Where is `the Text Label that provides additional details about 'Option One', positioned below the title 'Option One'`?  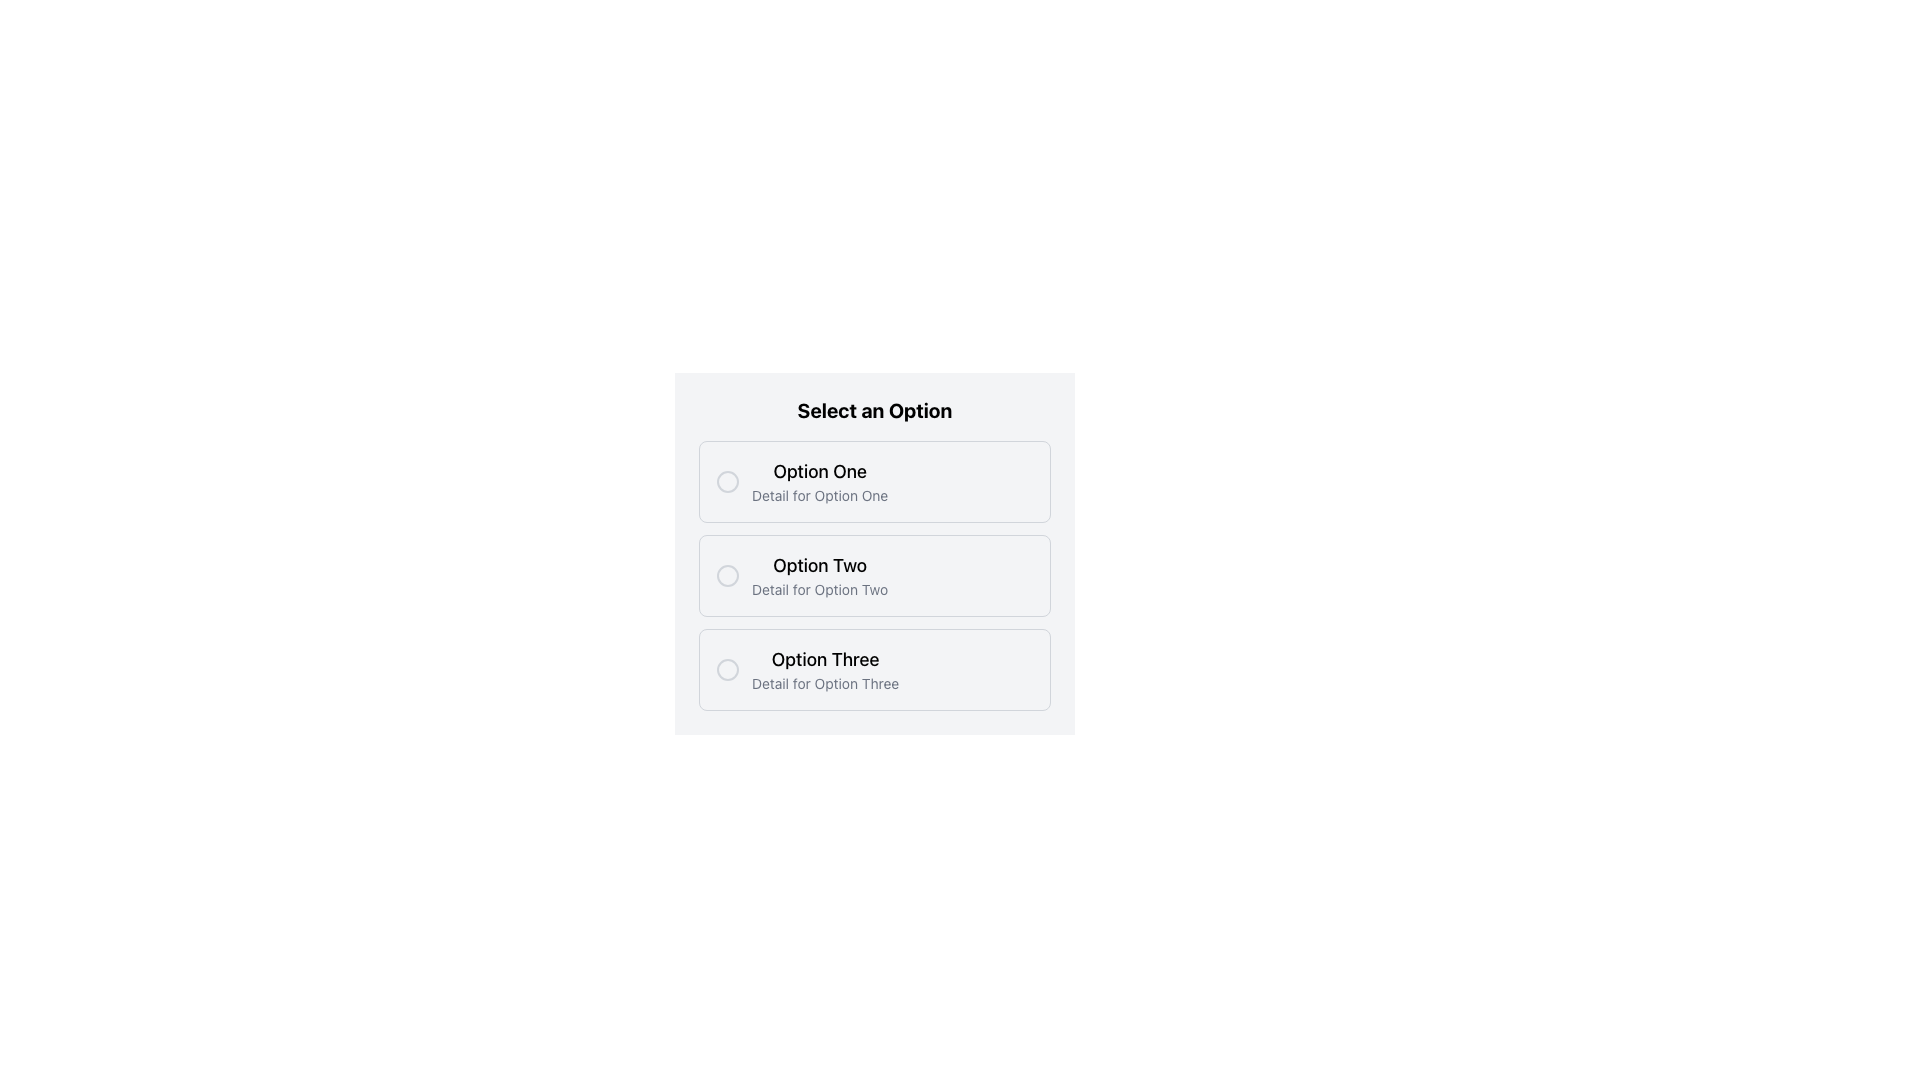
the Text Label that provides additional details about 'Option One', positioned below the title 'Option One' is located at coordinates (820, 495).